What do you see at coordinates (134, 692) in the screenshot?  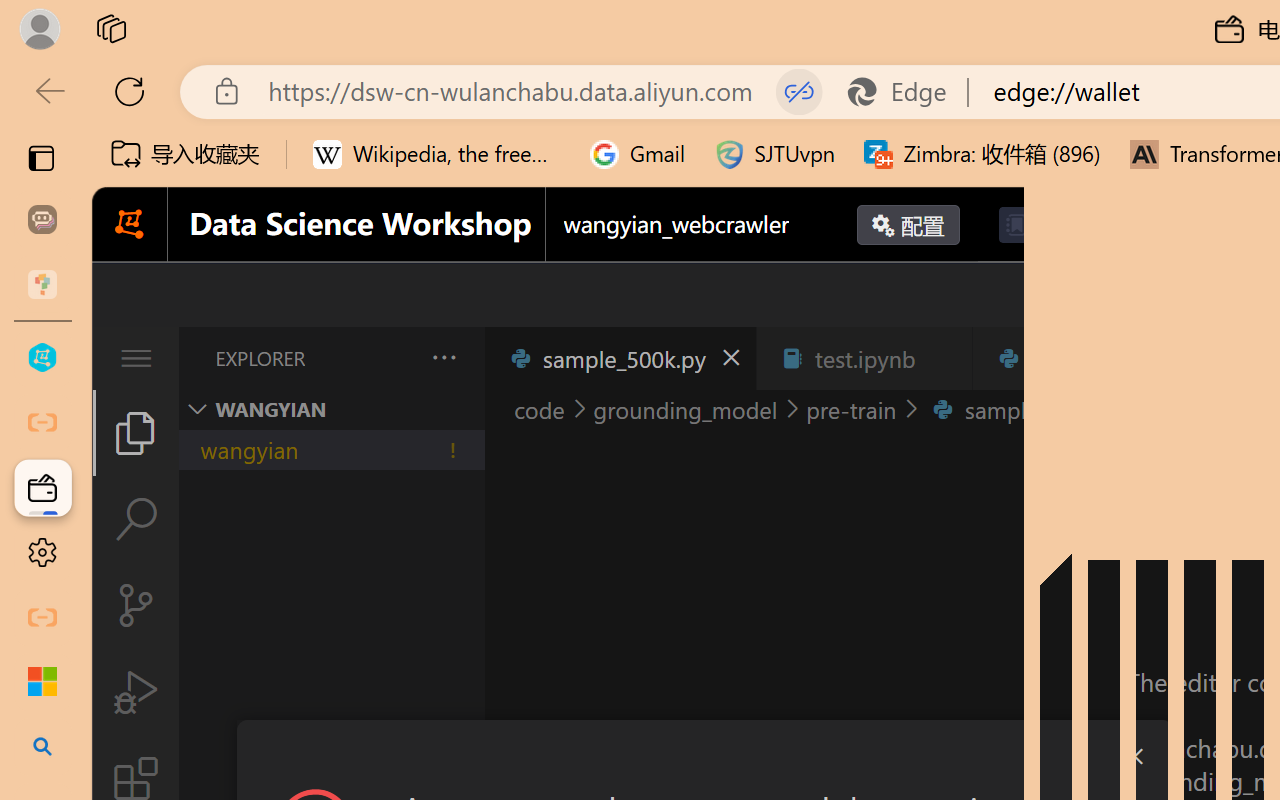 I see `'Run and Debug (Ctrl+Shift+D)'` at bounding box center [134, 692].